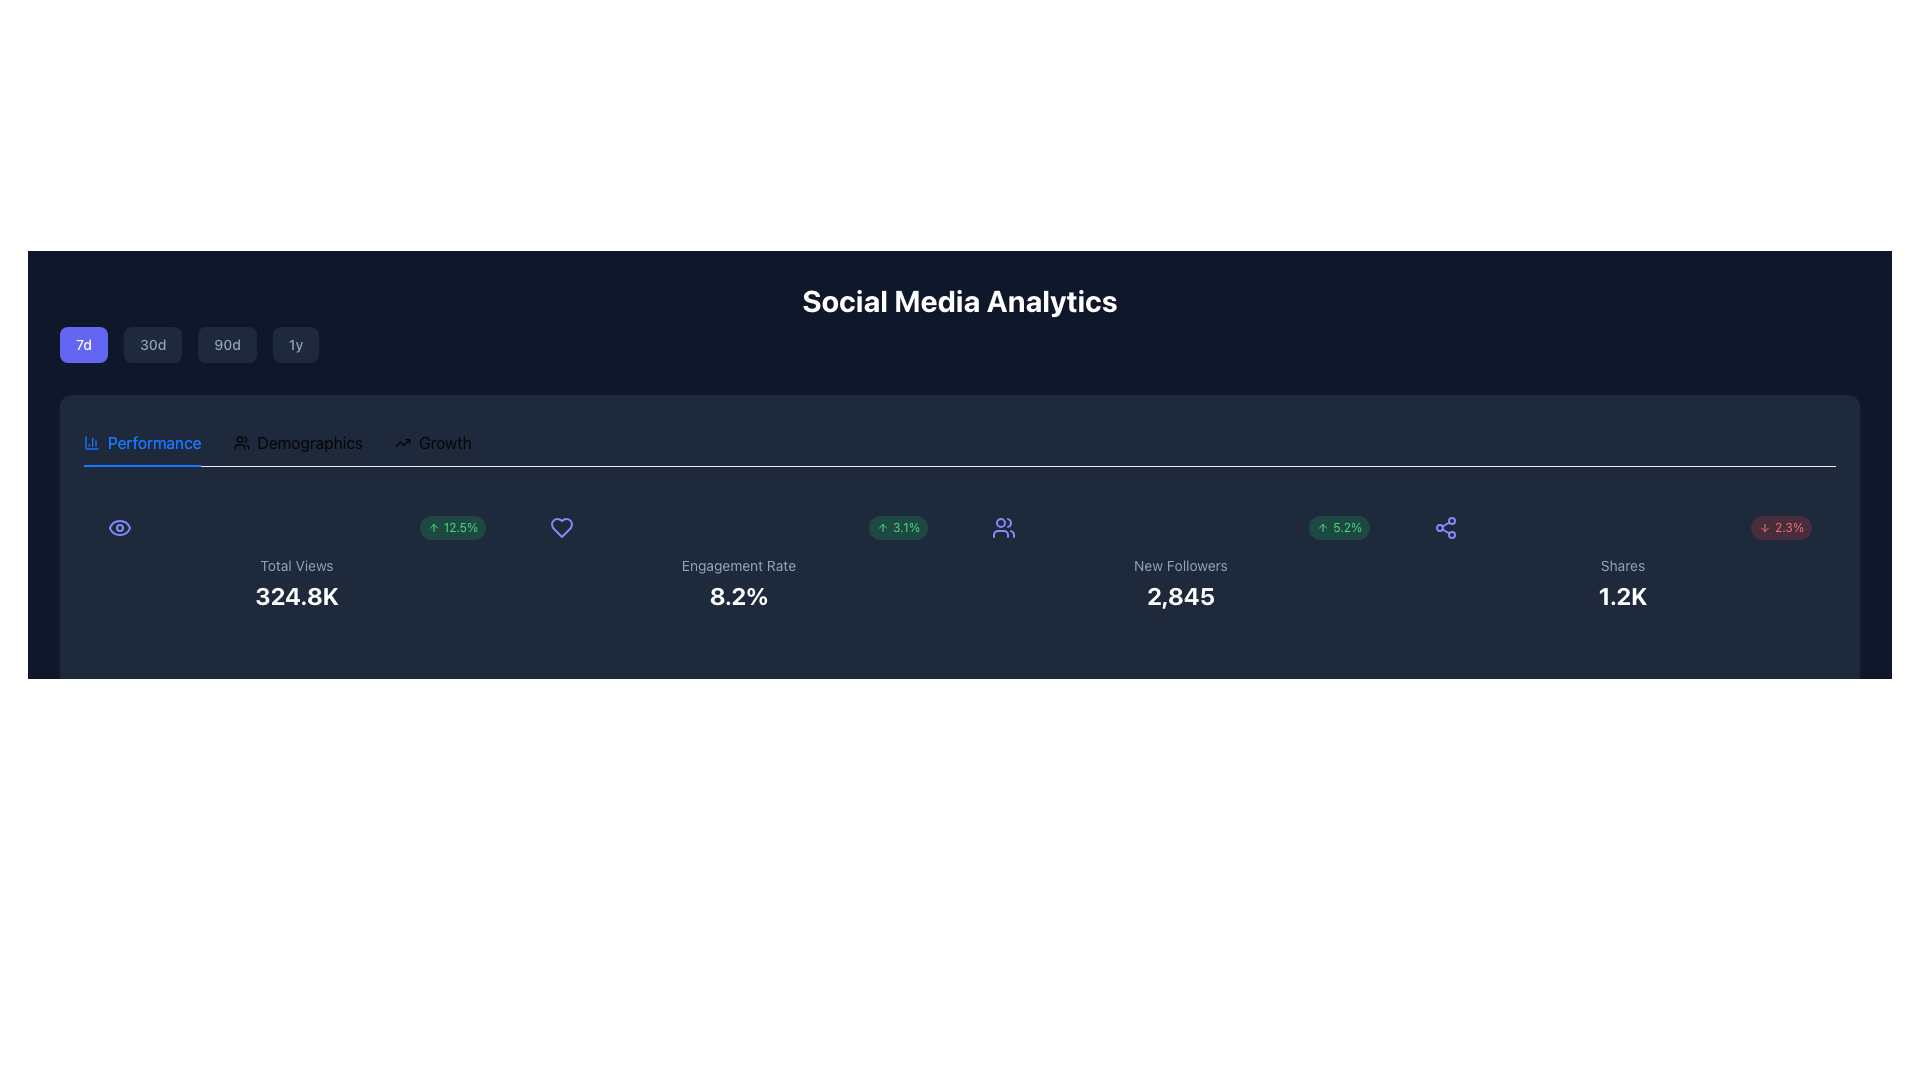 The image size is (1920, 1080). Describe the element at coordinates (1622, 563) in the screenshot. I see `the informative card that displays the number of shares and the percentage change in shares, located in the bottom-right corner of the grid layout` at that location.